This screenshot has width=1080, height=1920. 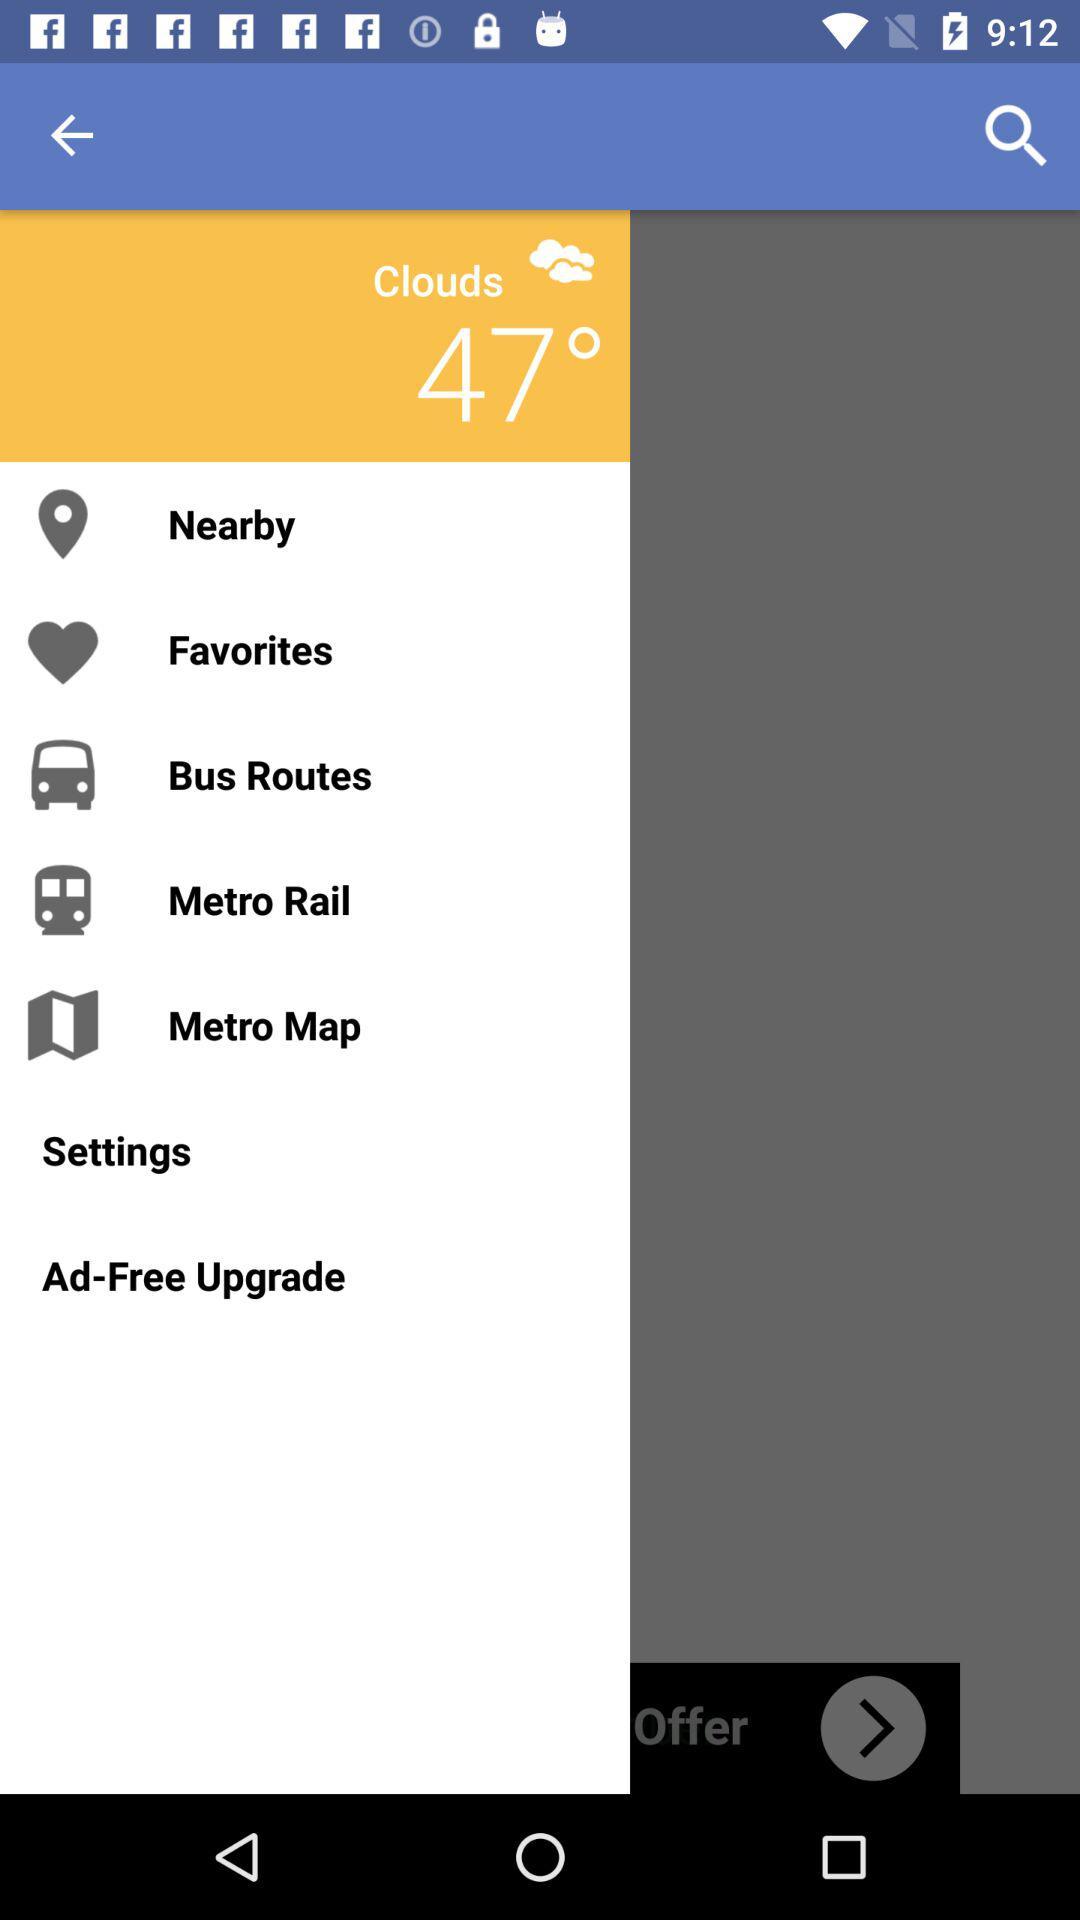 What do you see at coordinates (540, 1727) in the screenshot?
I see `launch advertisement` at bounding box center [540, 1727].